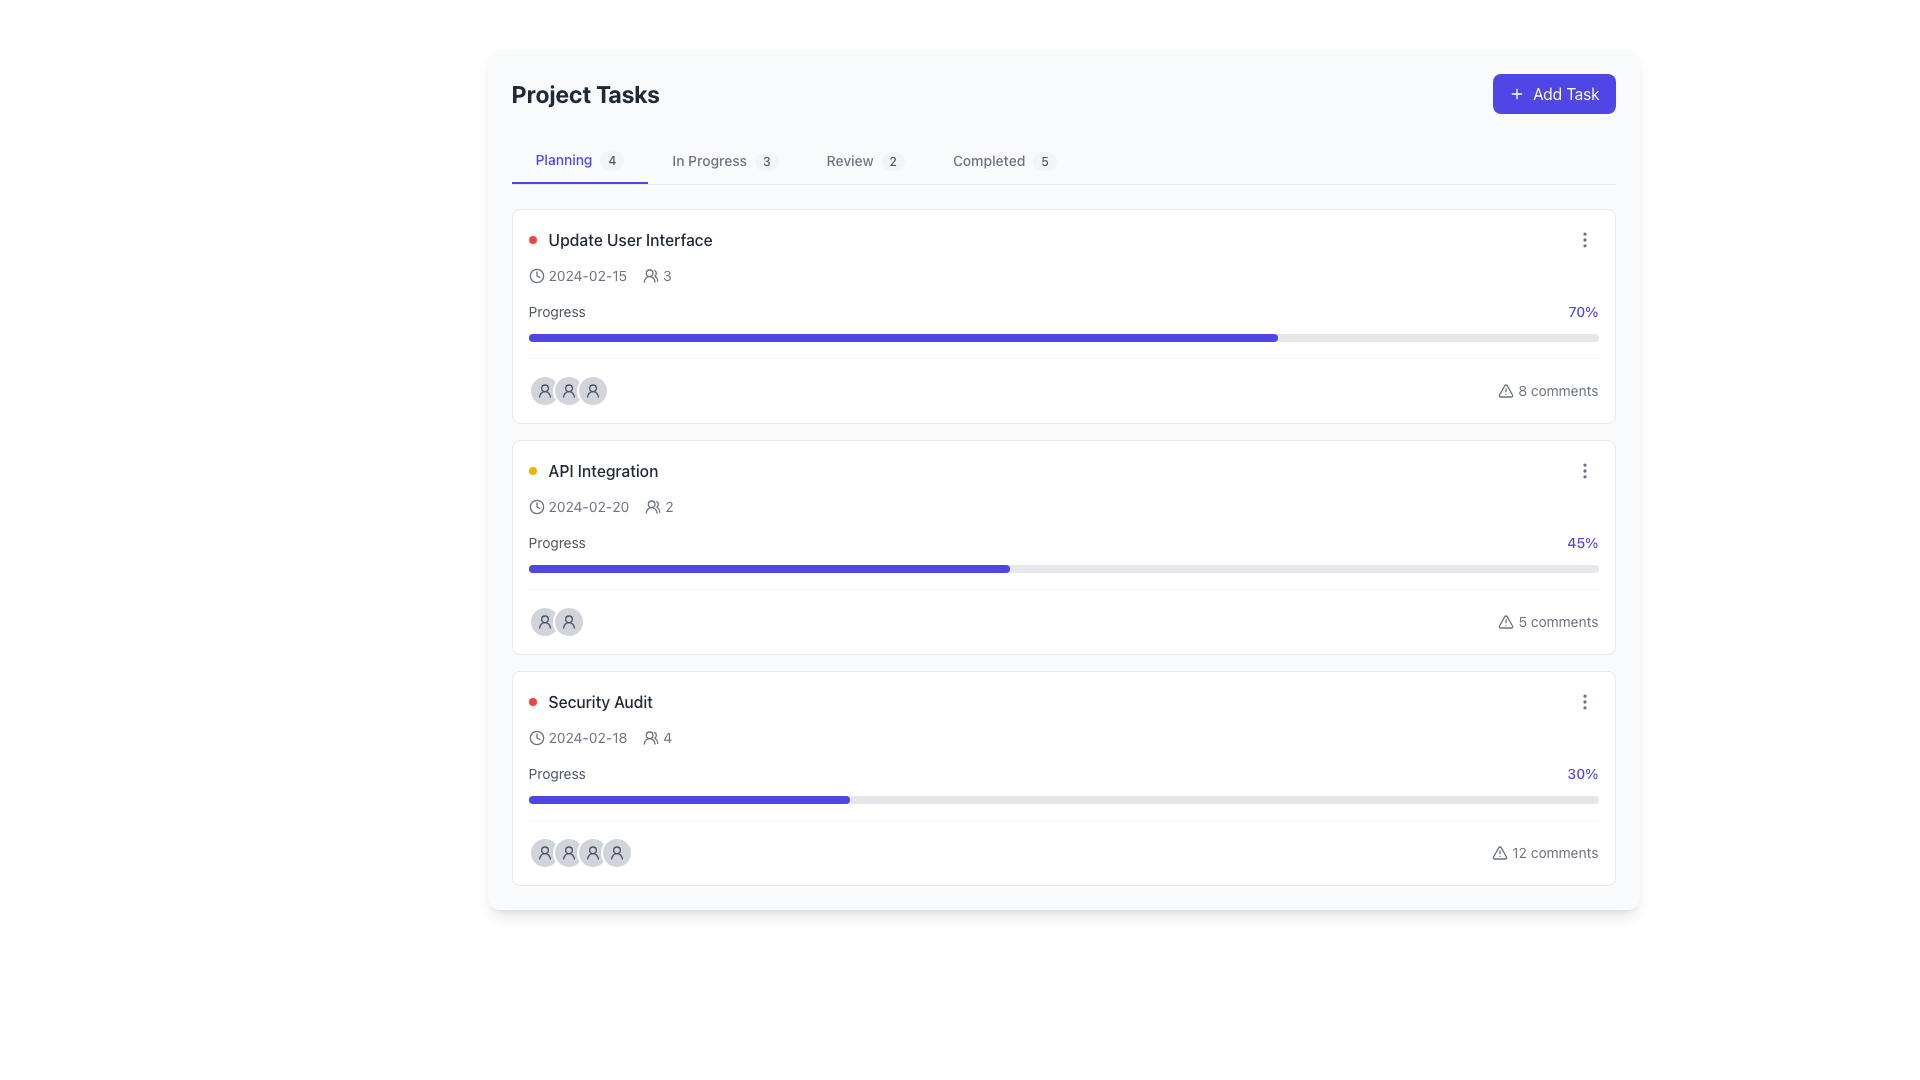 This screenshot has height=1080, width=1920. Describe the element at coordinates (1506, 620) in the screenshot. I see `the warning icon located to the left of the '5 comments' text in the 'API Integration' task section to get details about the warning` at that location.